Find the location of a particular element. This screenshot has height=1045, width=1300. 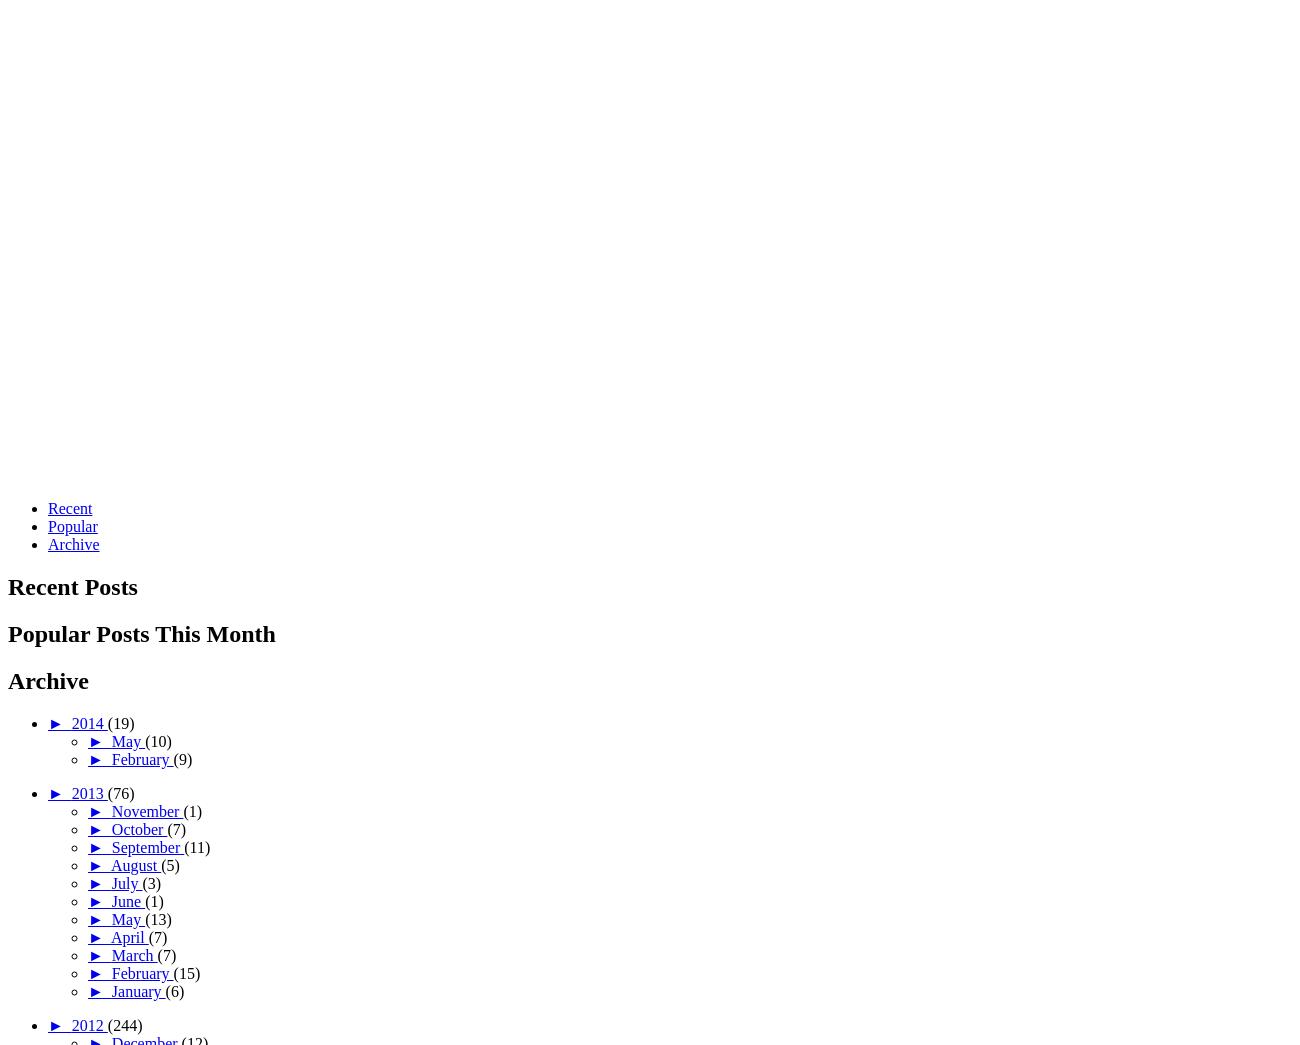

'(13)' is located at coordinates (156, 918).